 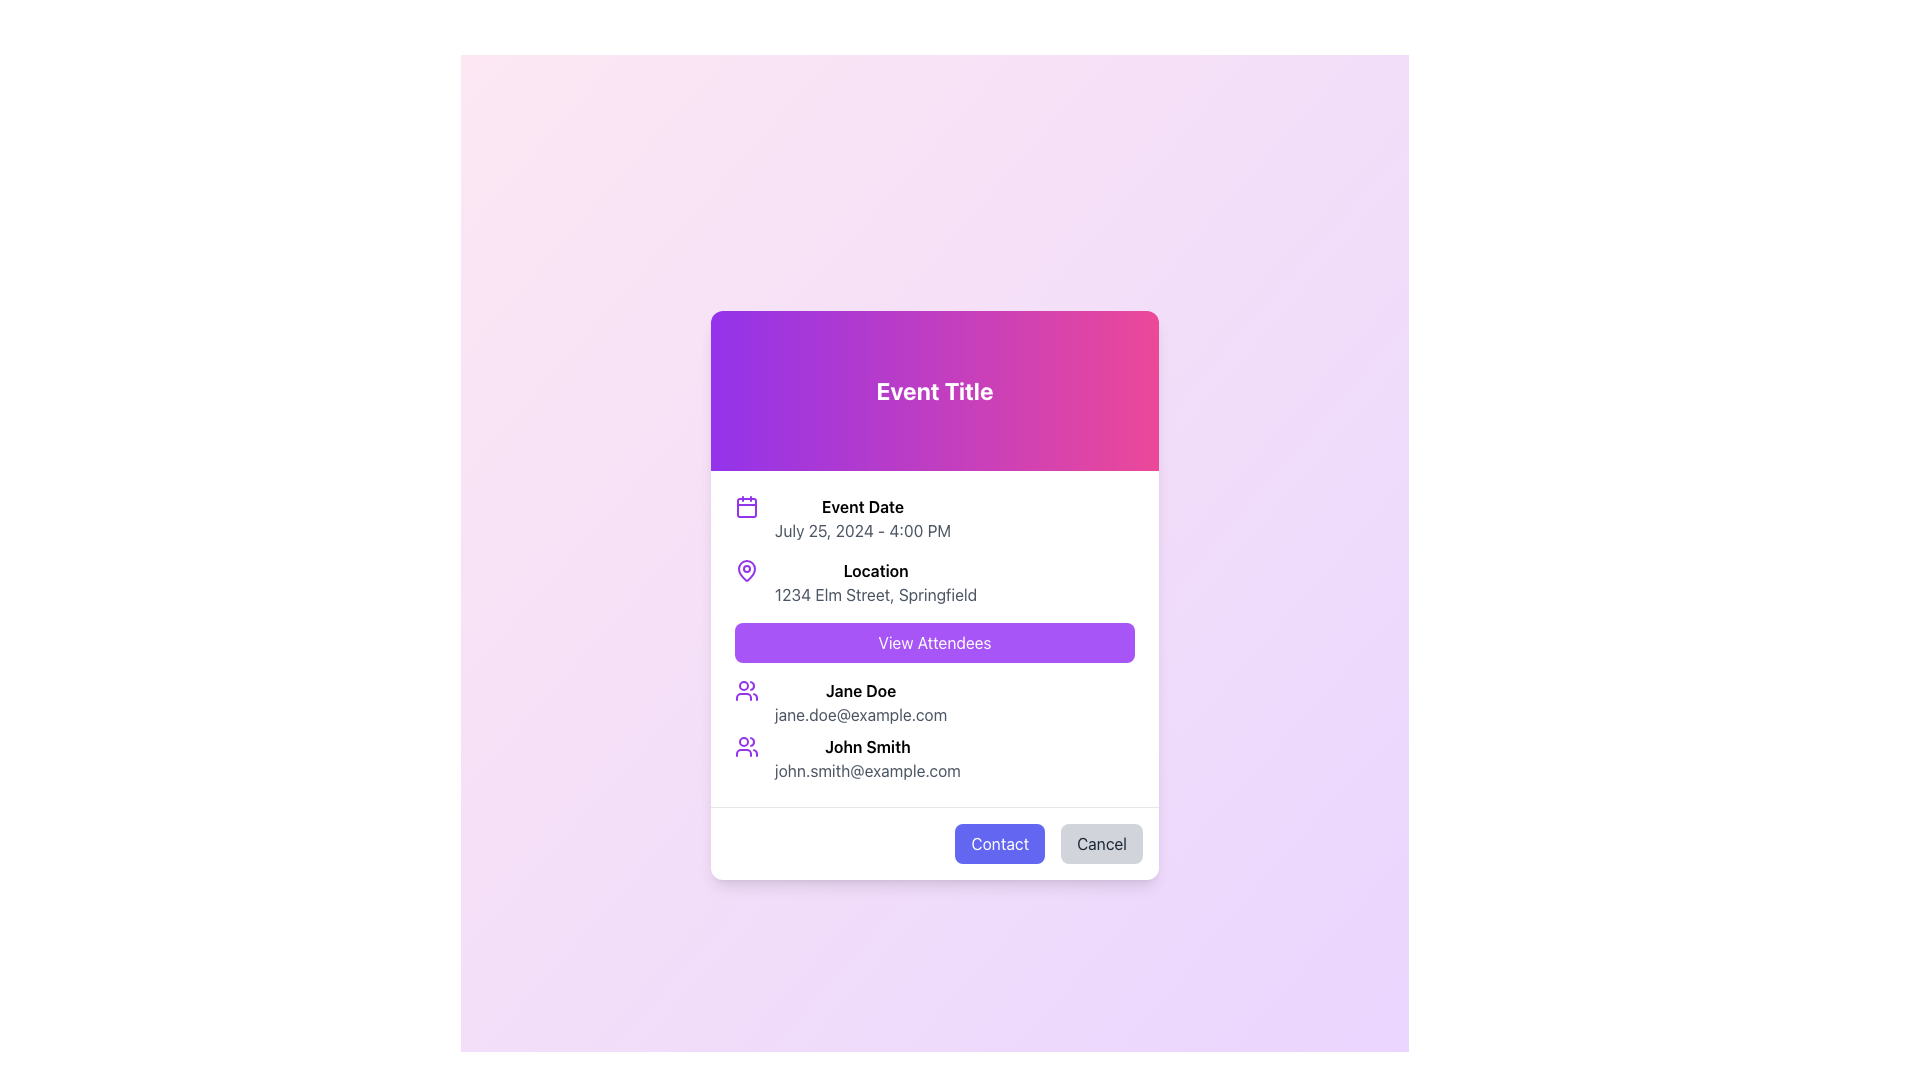 I want to click on the address text element located directly below the bold 'Location' text in a vertical list layout, so click(x=876, y=593).